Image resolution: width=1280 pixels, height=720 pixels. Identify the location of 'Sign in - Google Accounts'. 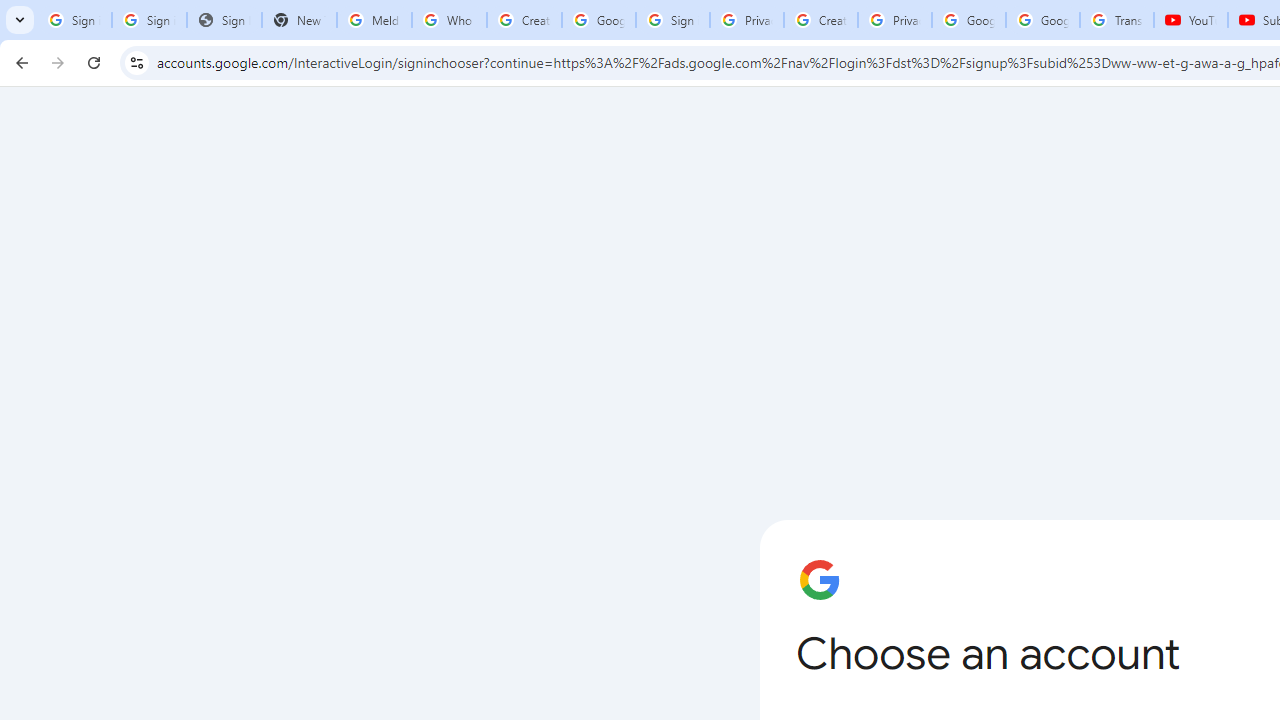
(673, 20).